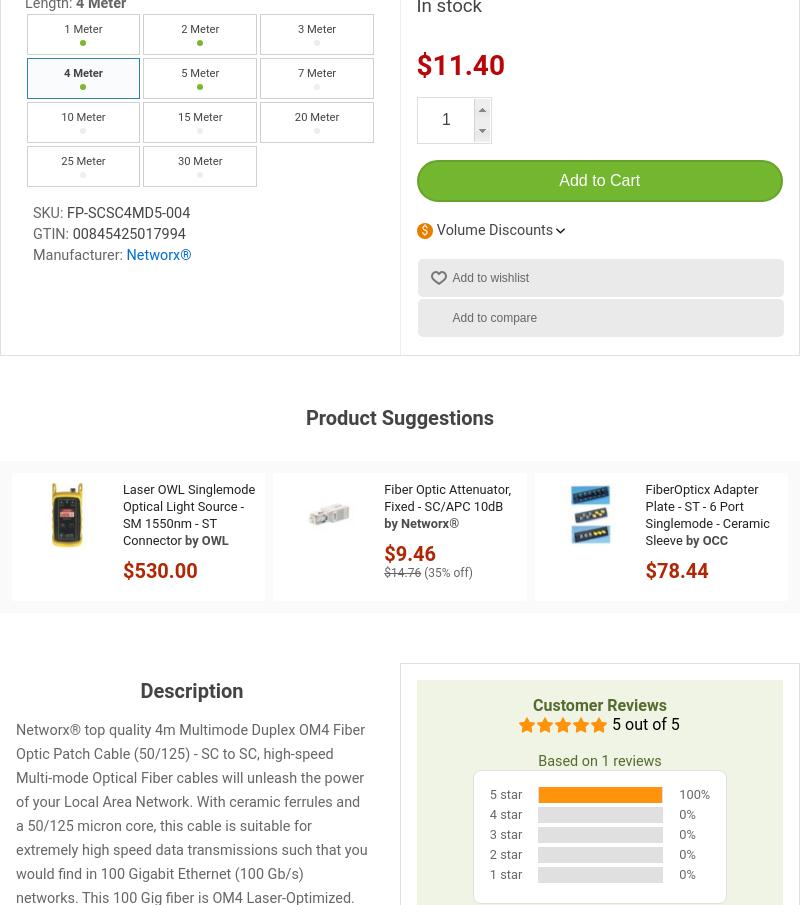 Image resolution: width=800 pixels, height=905 pixels. What do you see at coordinates (684, 538) in the screenshot?
I see `'by OCC'` at bounding box center [684, 538].